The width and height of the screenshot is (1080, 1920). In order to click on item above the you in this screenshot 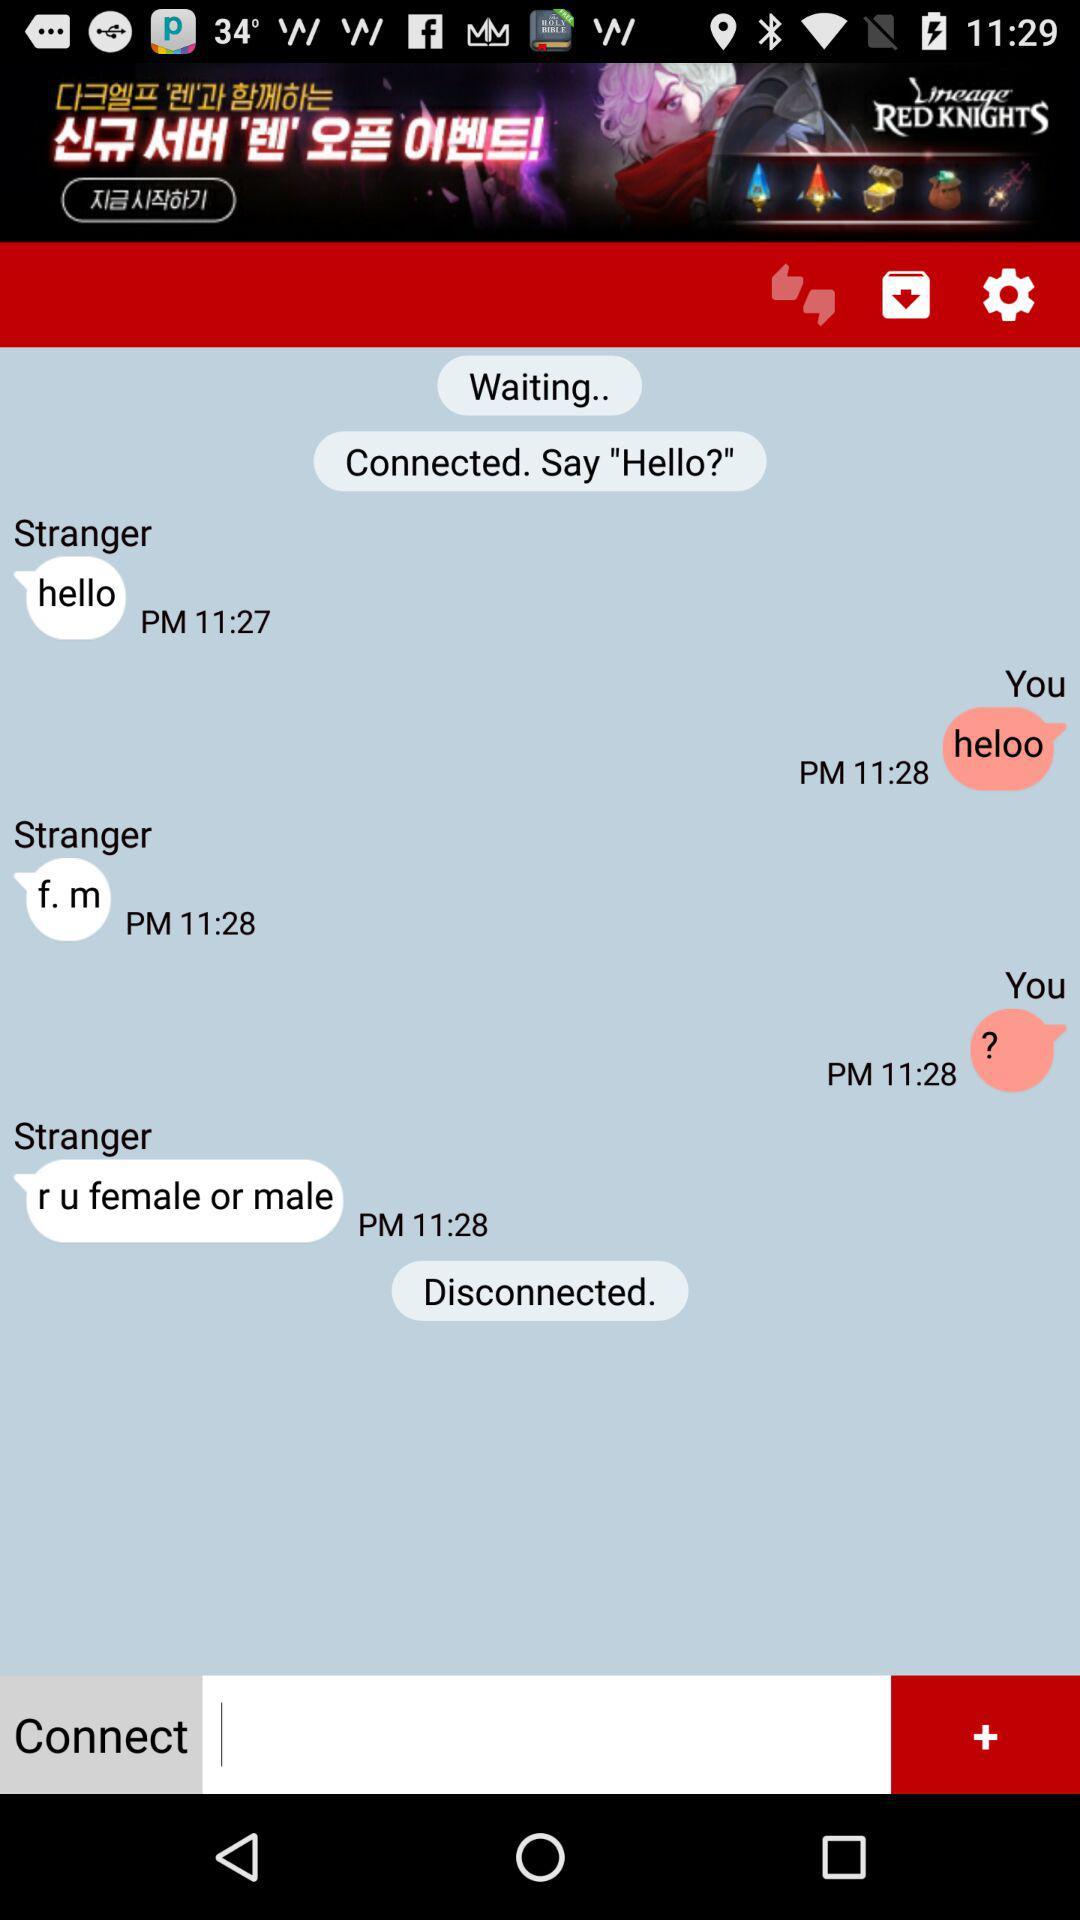, I will do `click(1008, 293)`.